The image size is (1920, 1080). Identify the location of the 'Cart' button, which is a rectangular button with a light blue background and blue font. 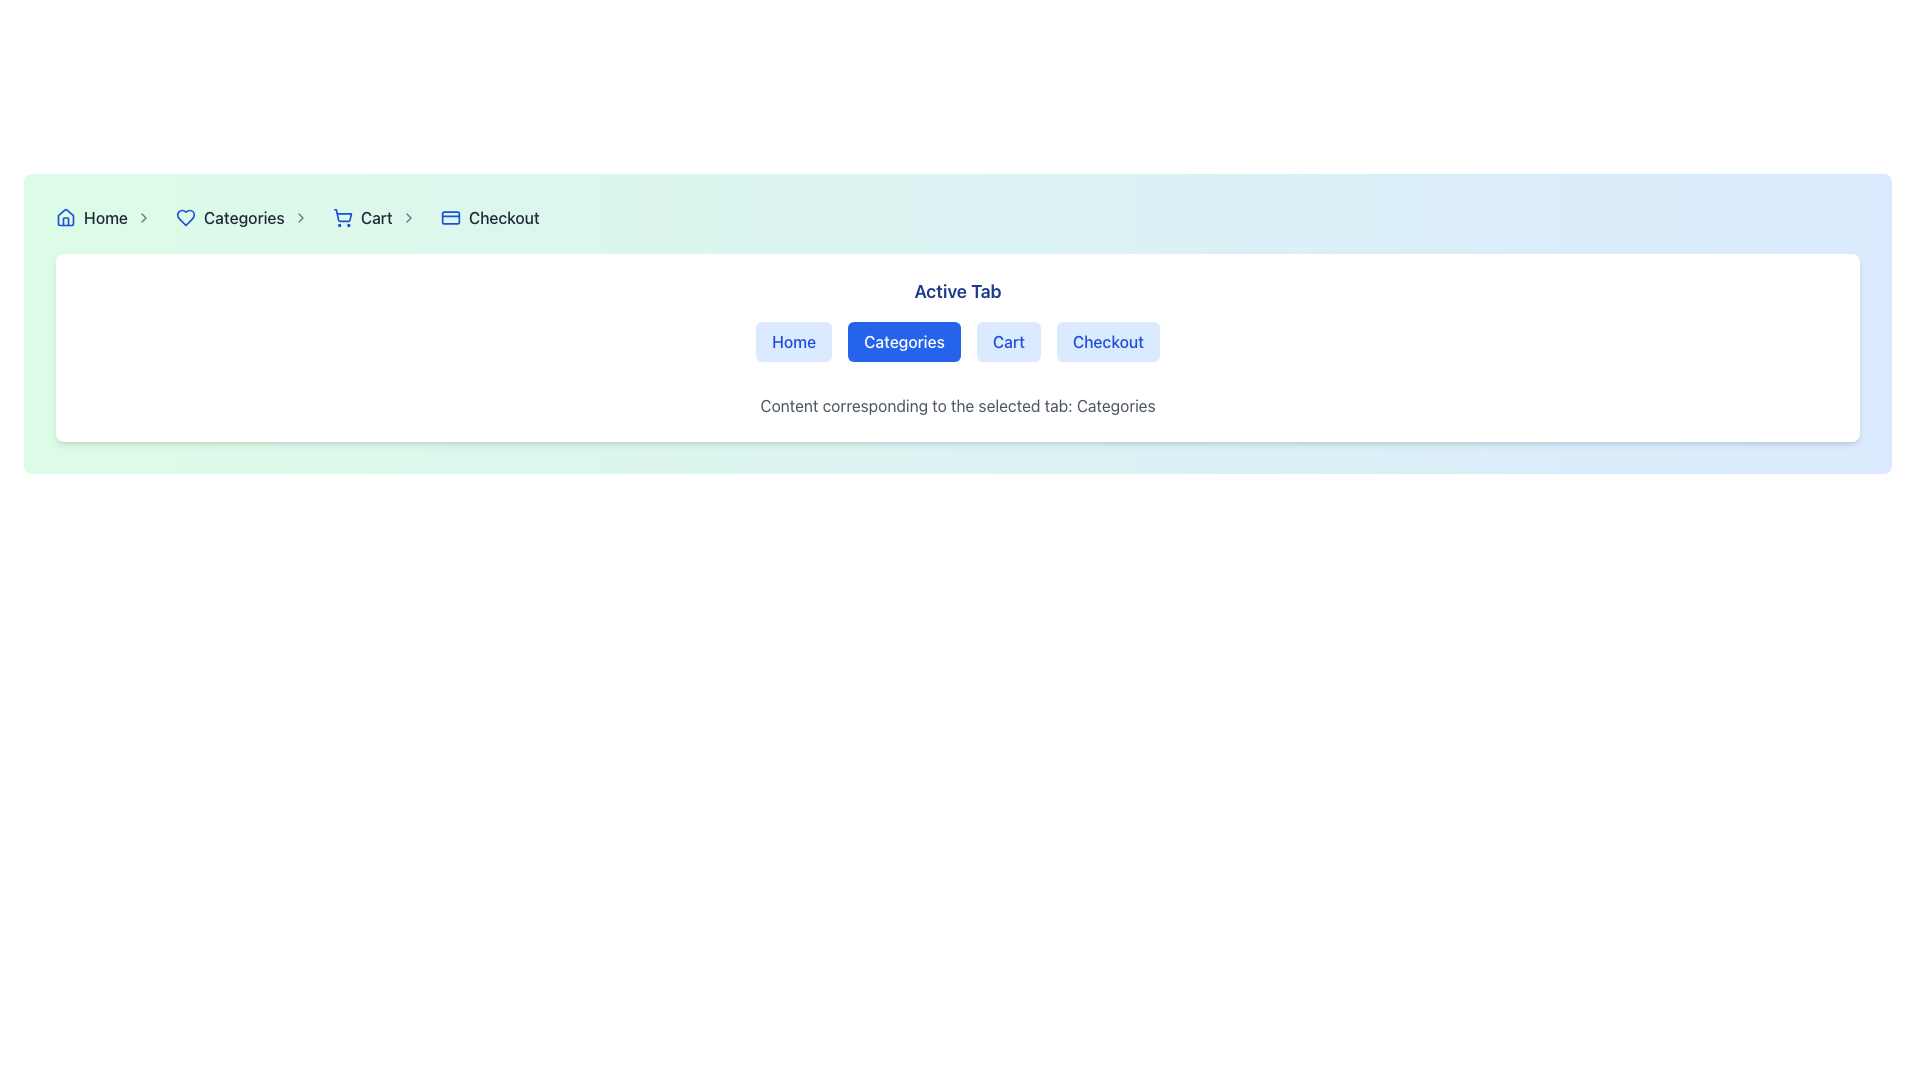
(1008, 341).